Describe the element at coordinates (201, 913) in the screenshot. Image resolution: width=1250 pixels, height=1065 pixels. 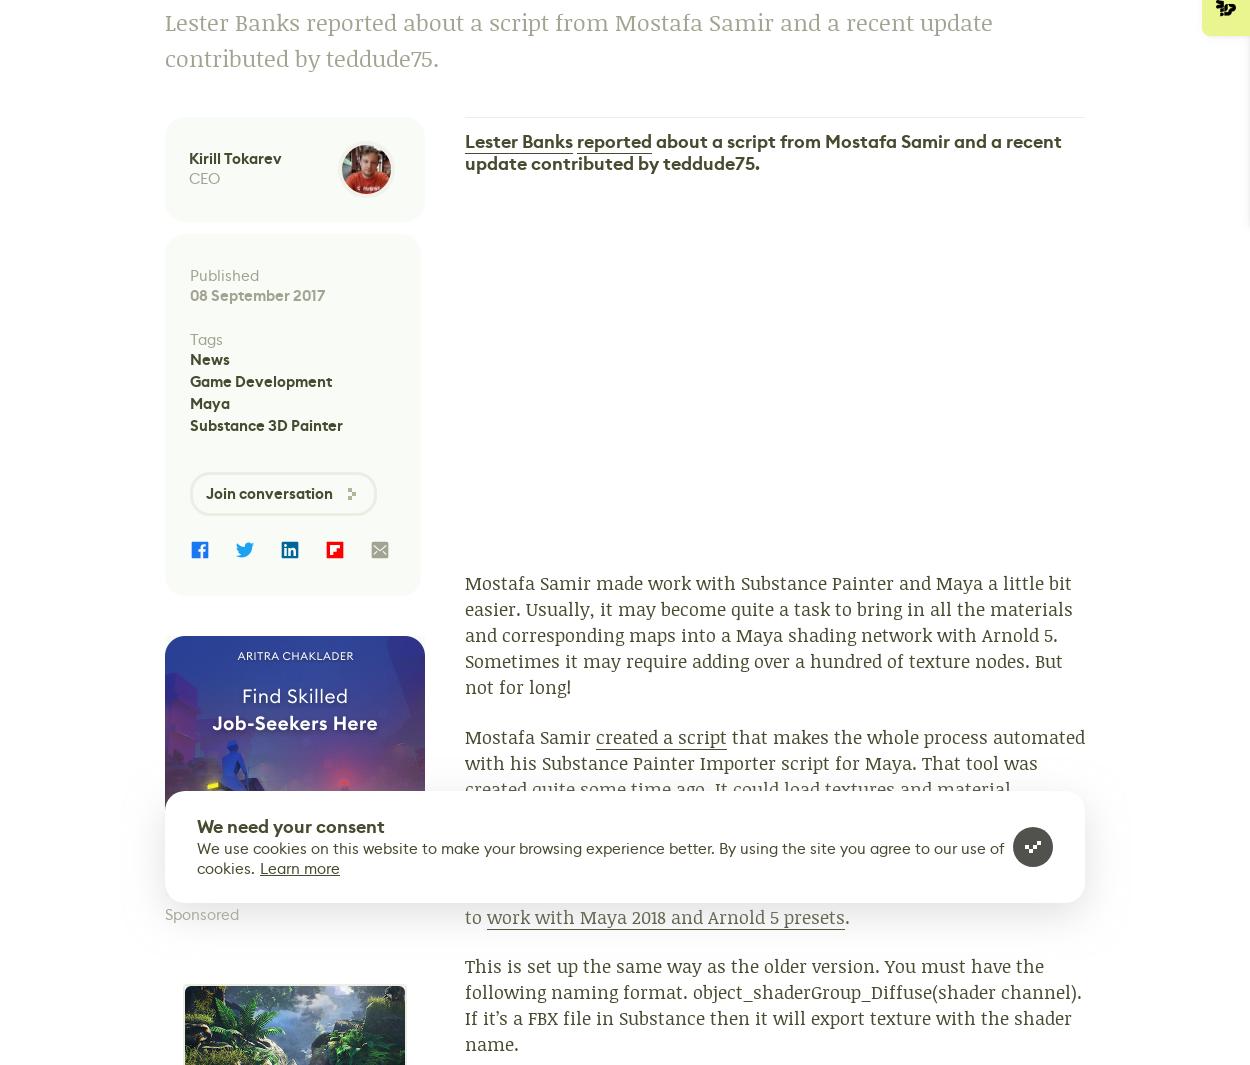
I see `'Sponsored'` at that location.